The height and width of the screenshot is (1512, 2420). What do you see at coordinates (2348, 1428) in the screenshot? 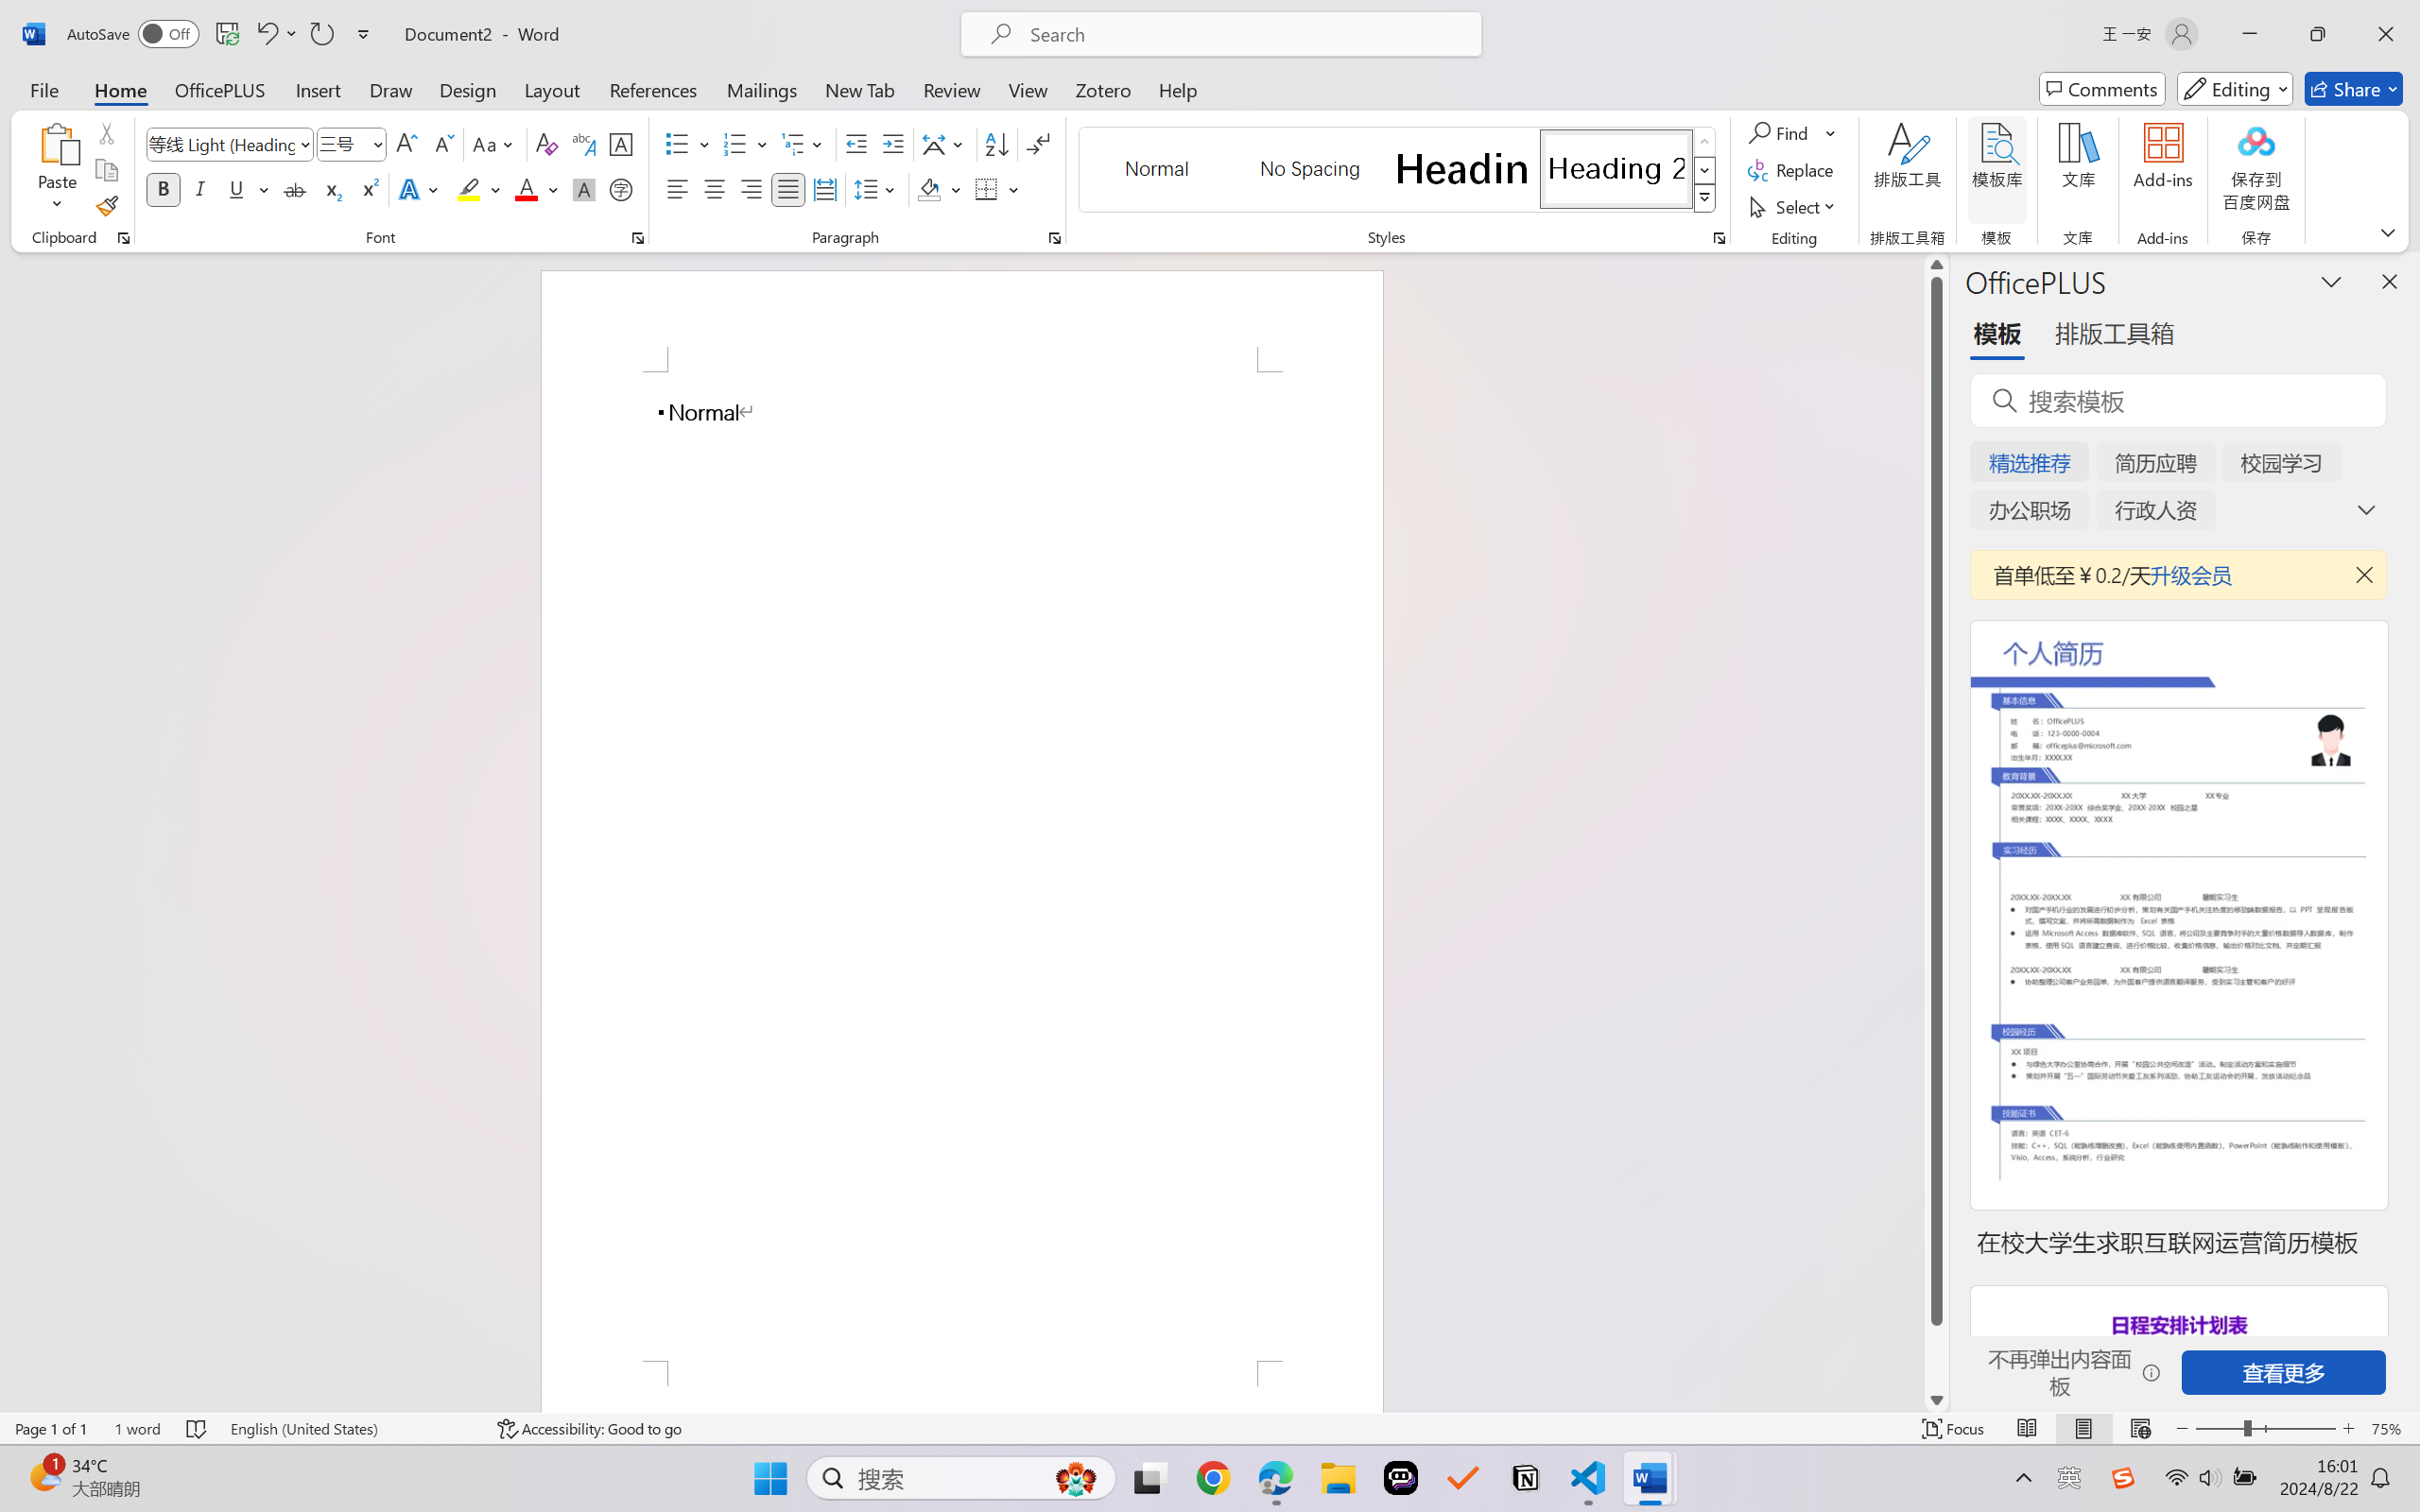
I see `'Zoom In'` at bounding box center [2348, 1428].